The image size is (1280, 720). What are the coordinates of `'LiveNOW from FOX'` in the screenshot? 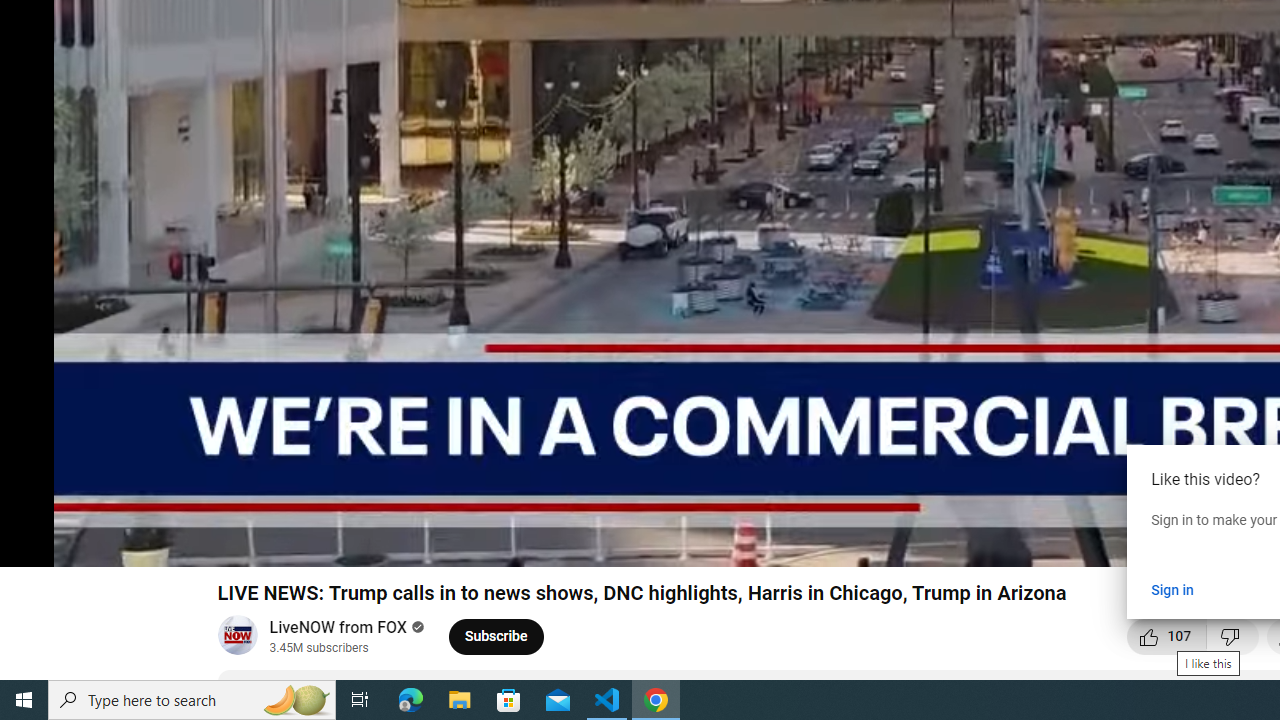 It's located at (339, 626).